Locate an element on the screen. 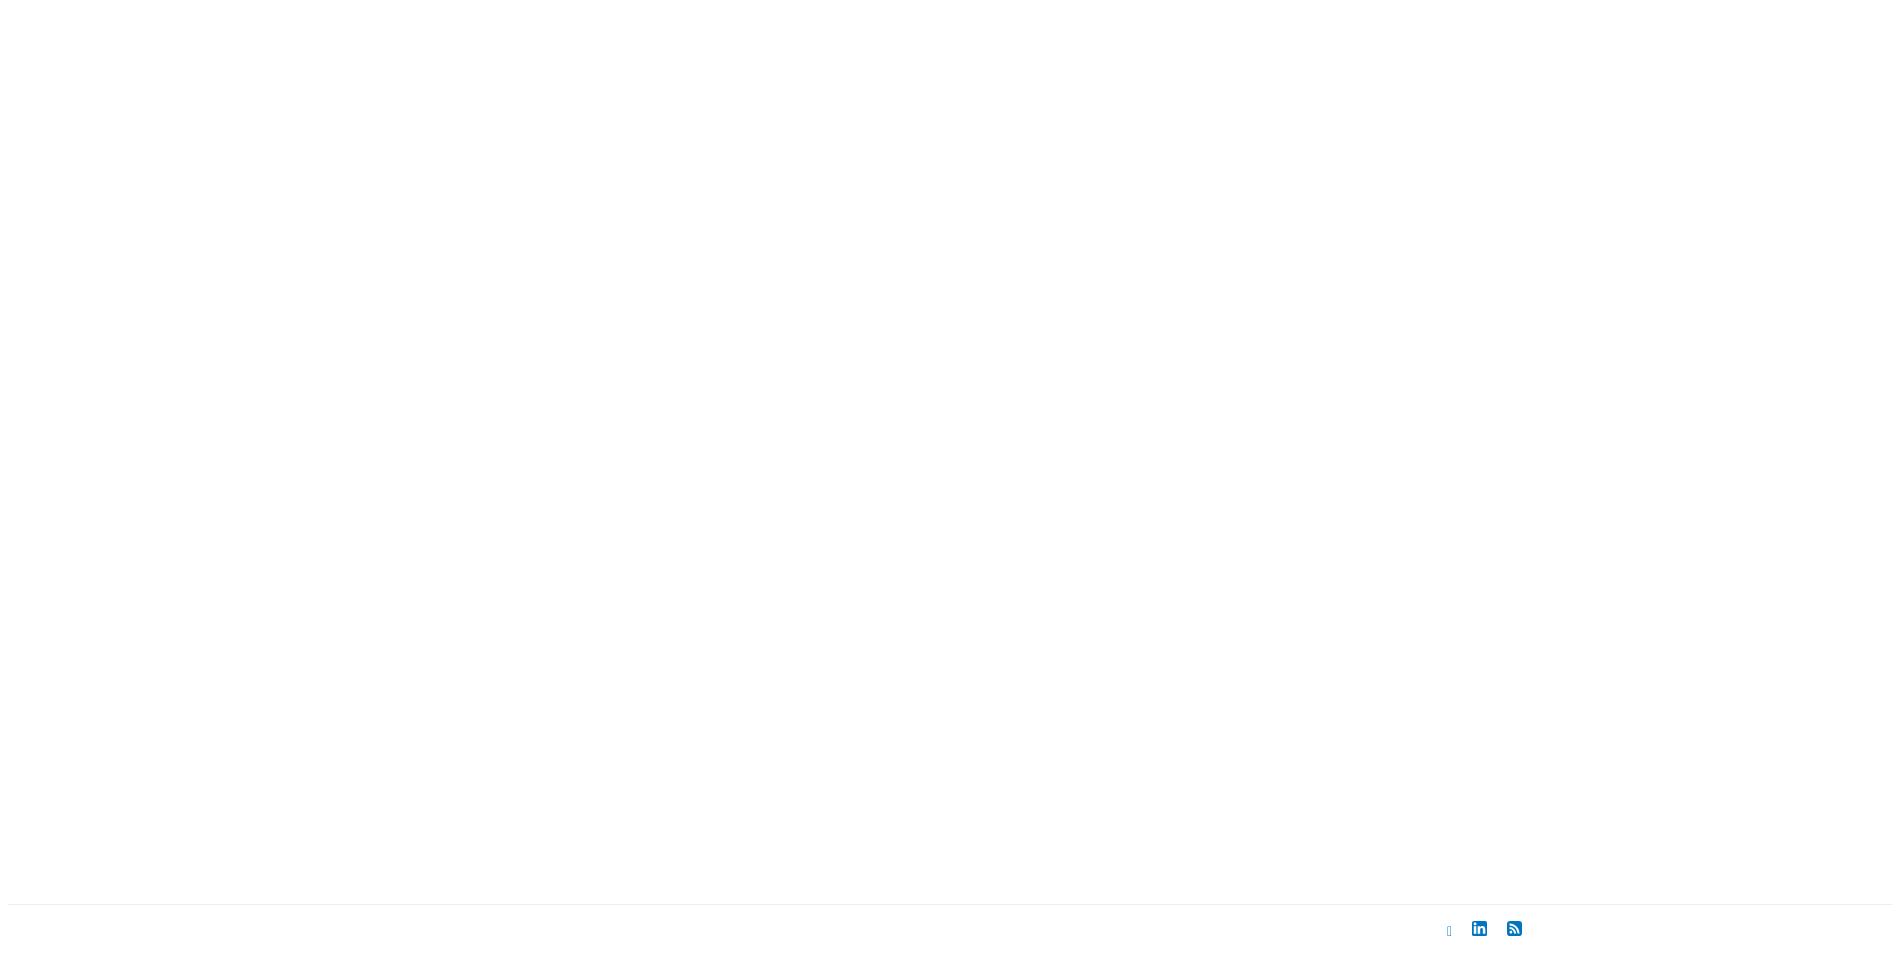 Image resolution: width=1900 pixels, height=961 pixels. '2005' is located at coordinates (1242, 579).